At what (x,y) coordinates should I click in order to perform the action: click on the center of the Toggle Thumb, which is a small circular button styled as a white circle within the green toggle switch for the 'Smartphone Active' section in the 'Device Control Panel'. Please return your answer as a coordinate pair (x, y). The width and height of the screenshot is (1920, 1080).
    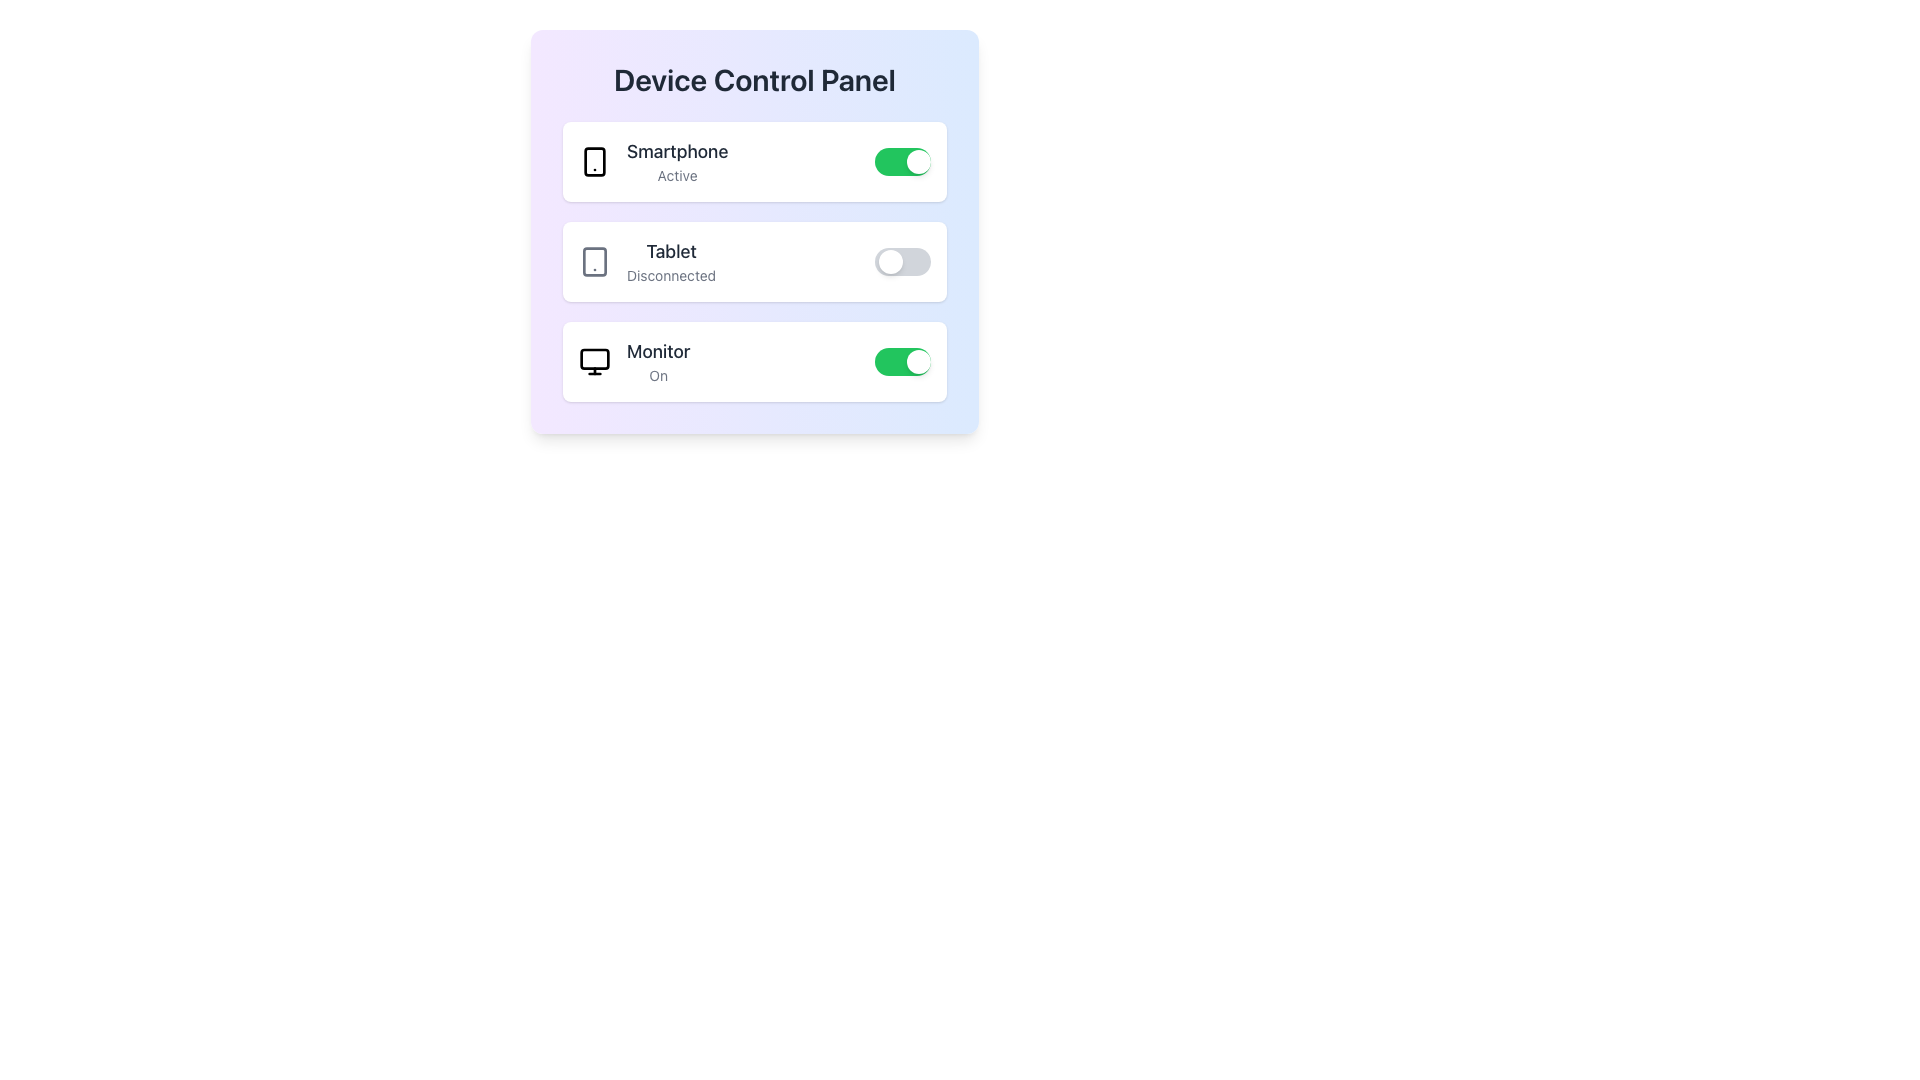
    Looking at the image, I should click on (917, 161).